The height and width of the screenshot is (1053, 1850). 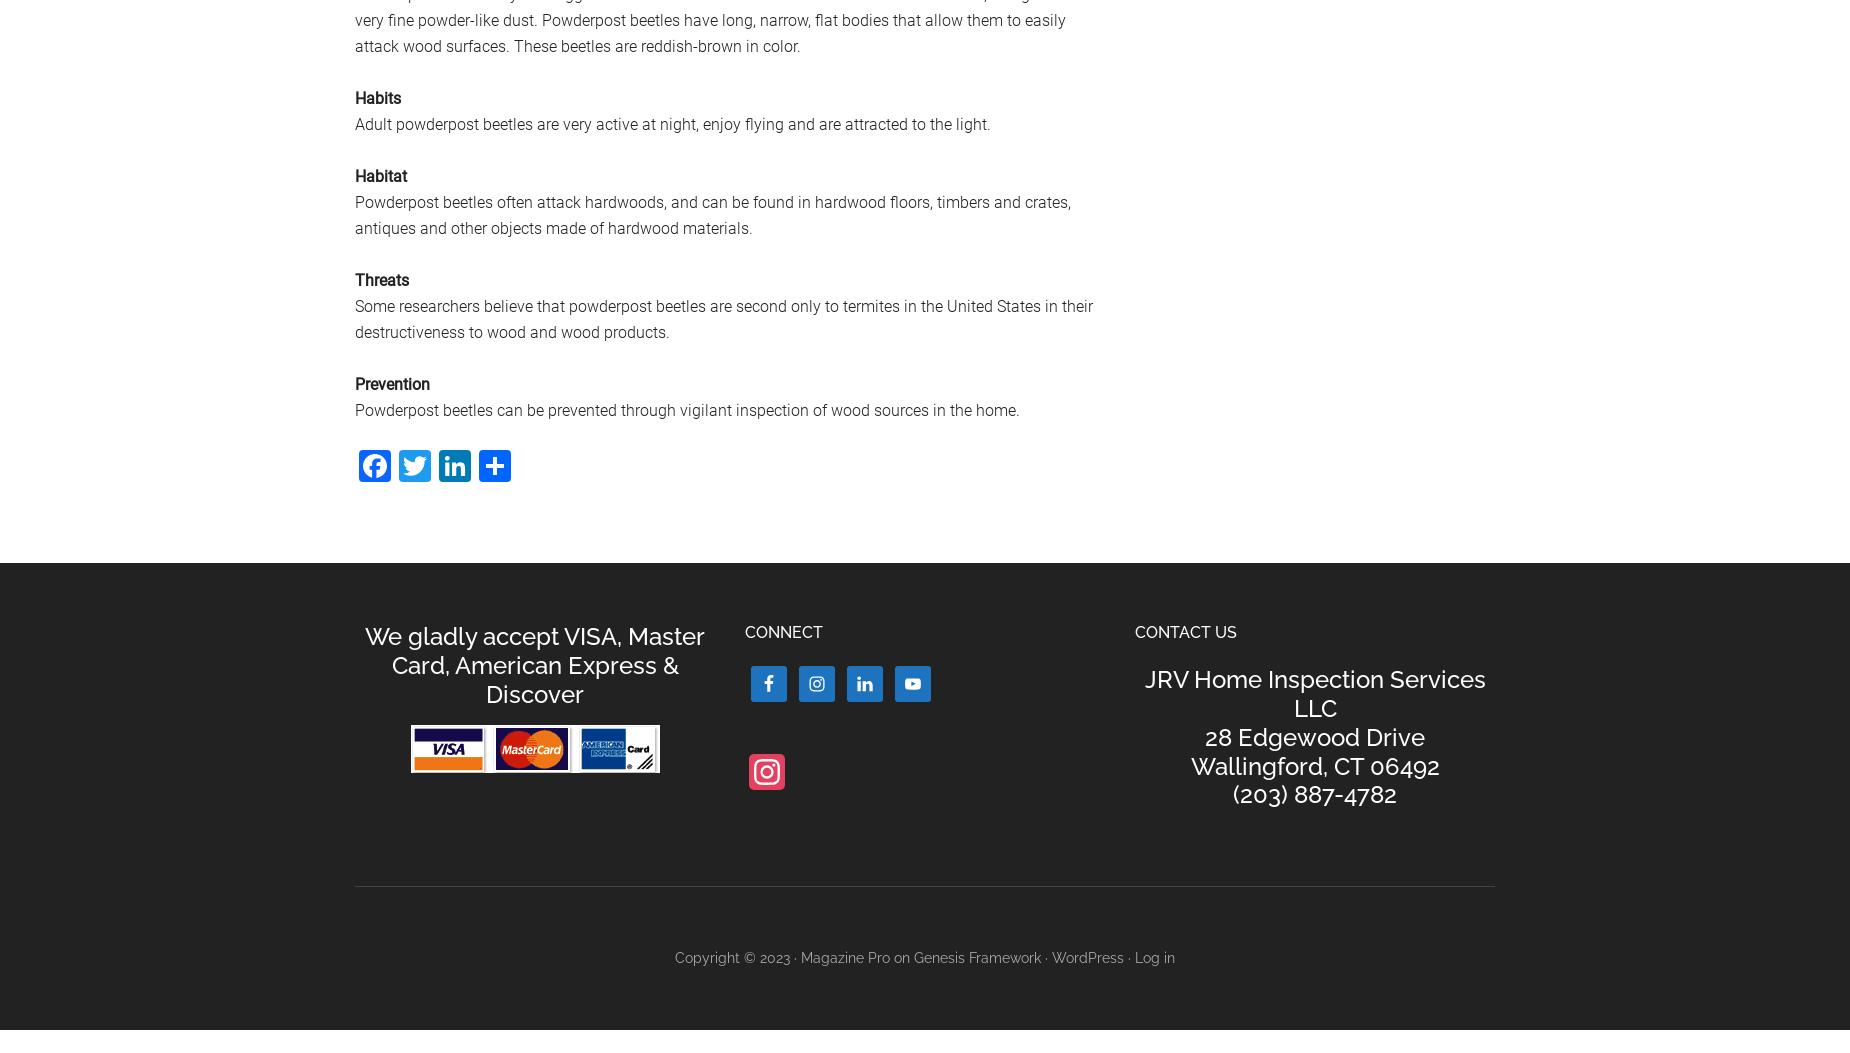 I want to click on 'Connect', so click(x=784, y=630).